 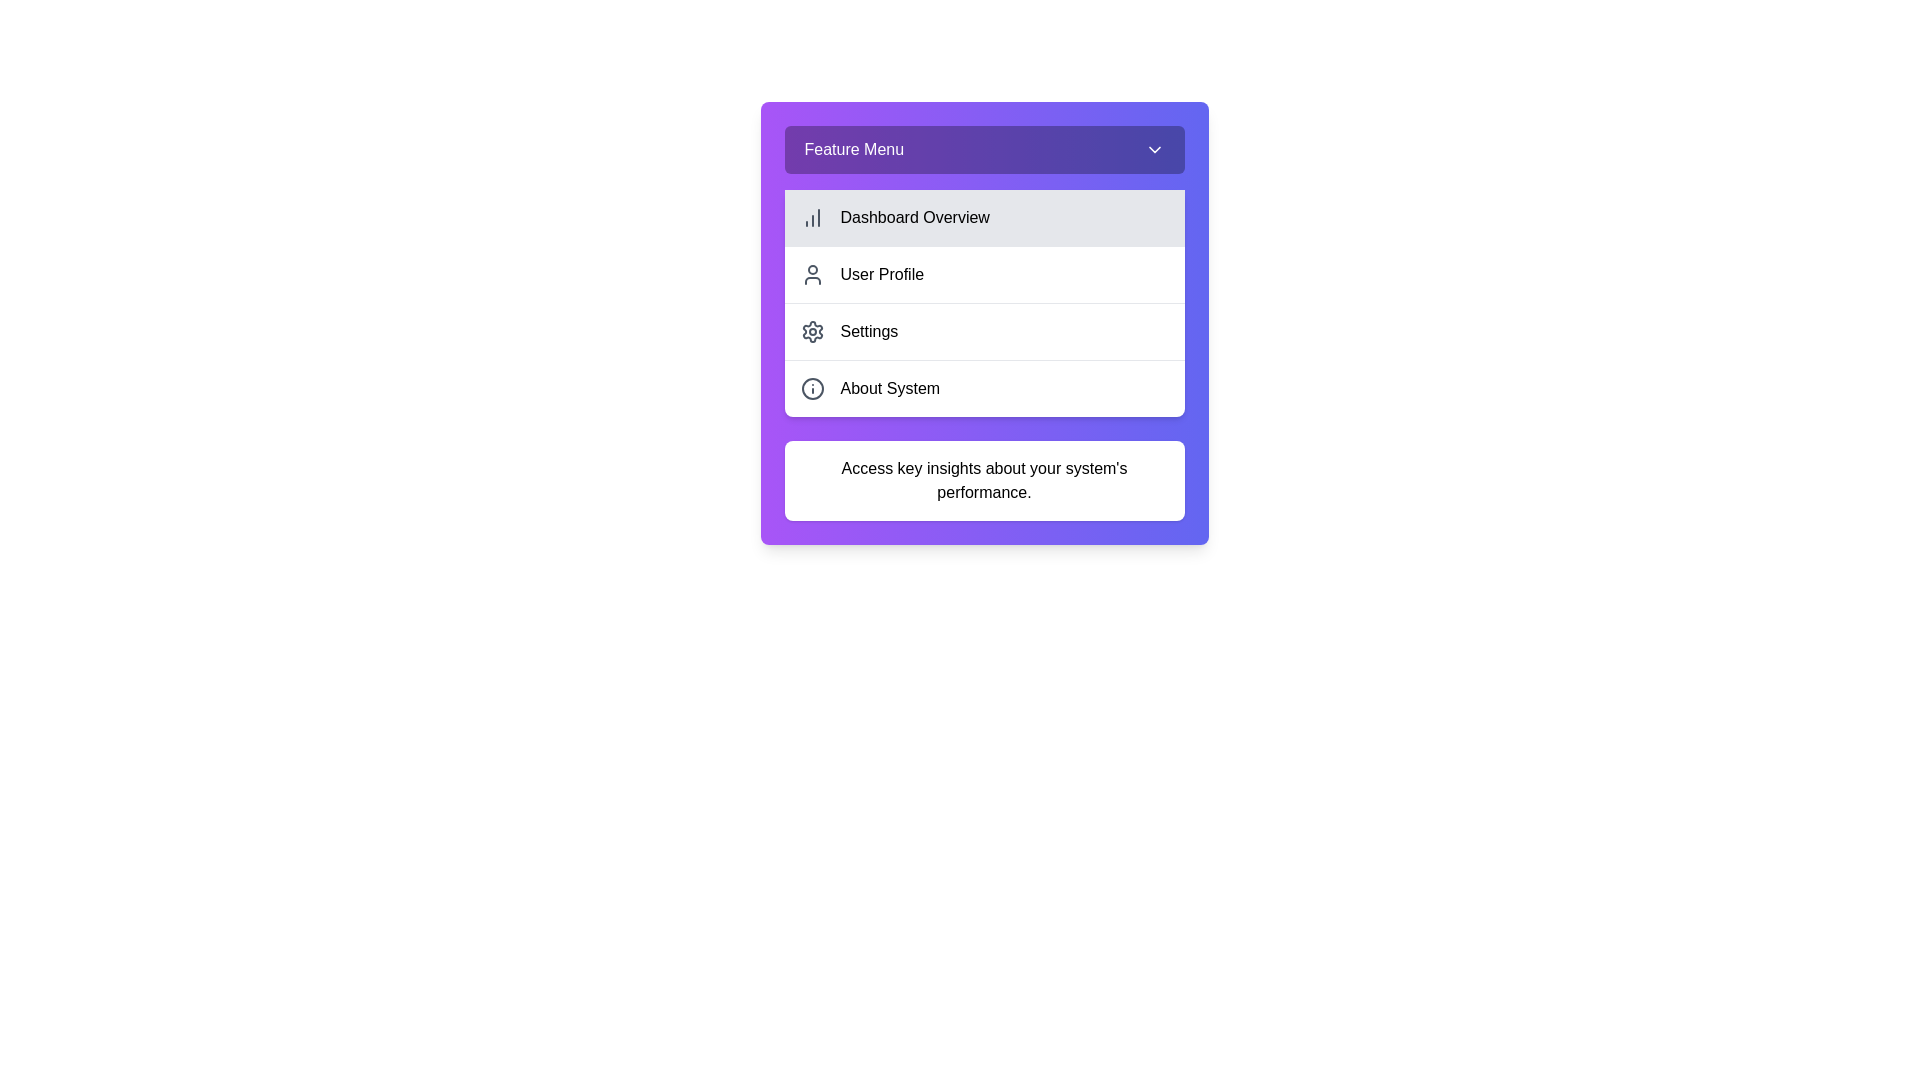 I want to click on the informational text block that displays 'Access key insights about your system's performance.', so click(x=984, y=481).